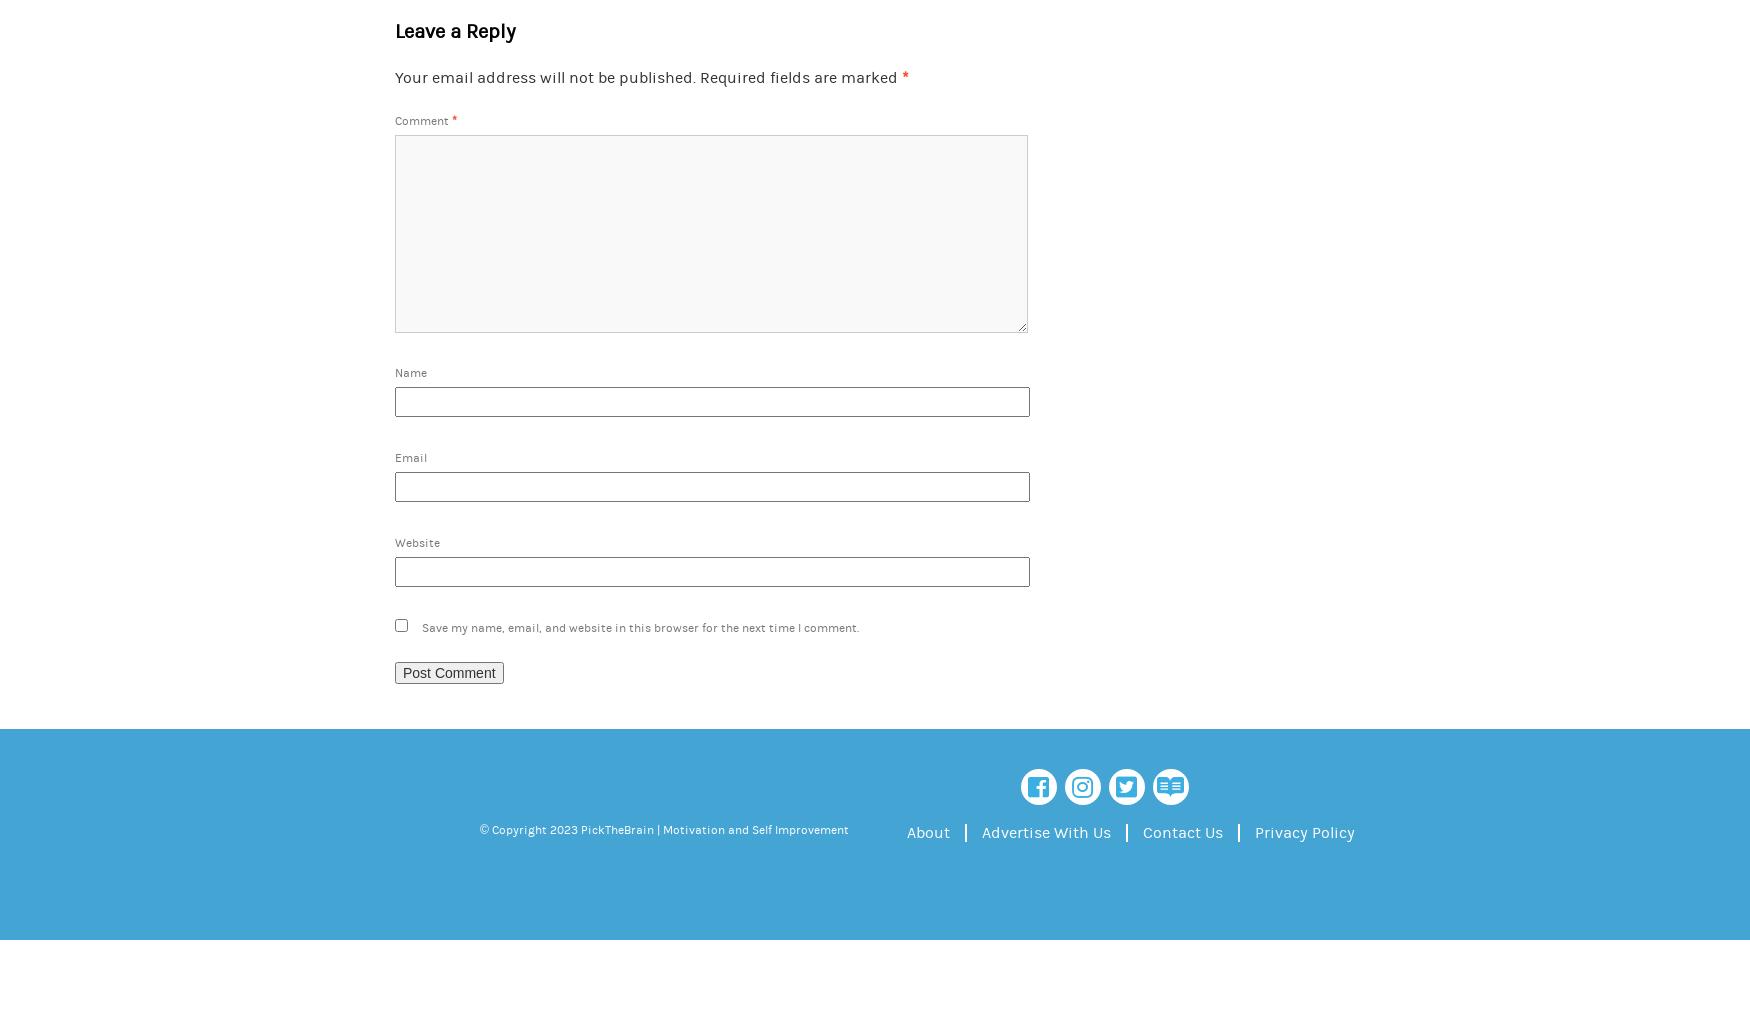  I want to click on 'Your email address will not be published.', so click(544, 77).